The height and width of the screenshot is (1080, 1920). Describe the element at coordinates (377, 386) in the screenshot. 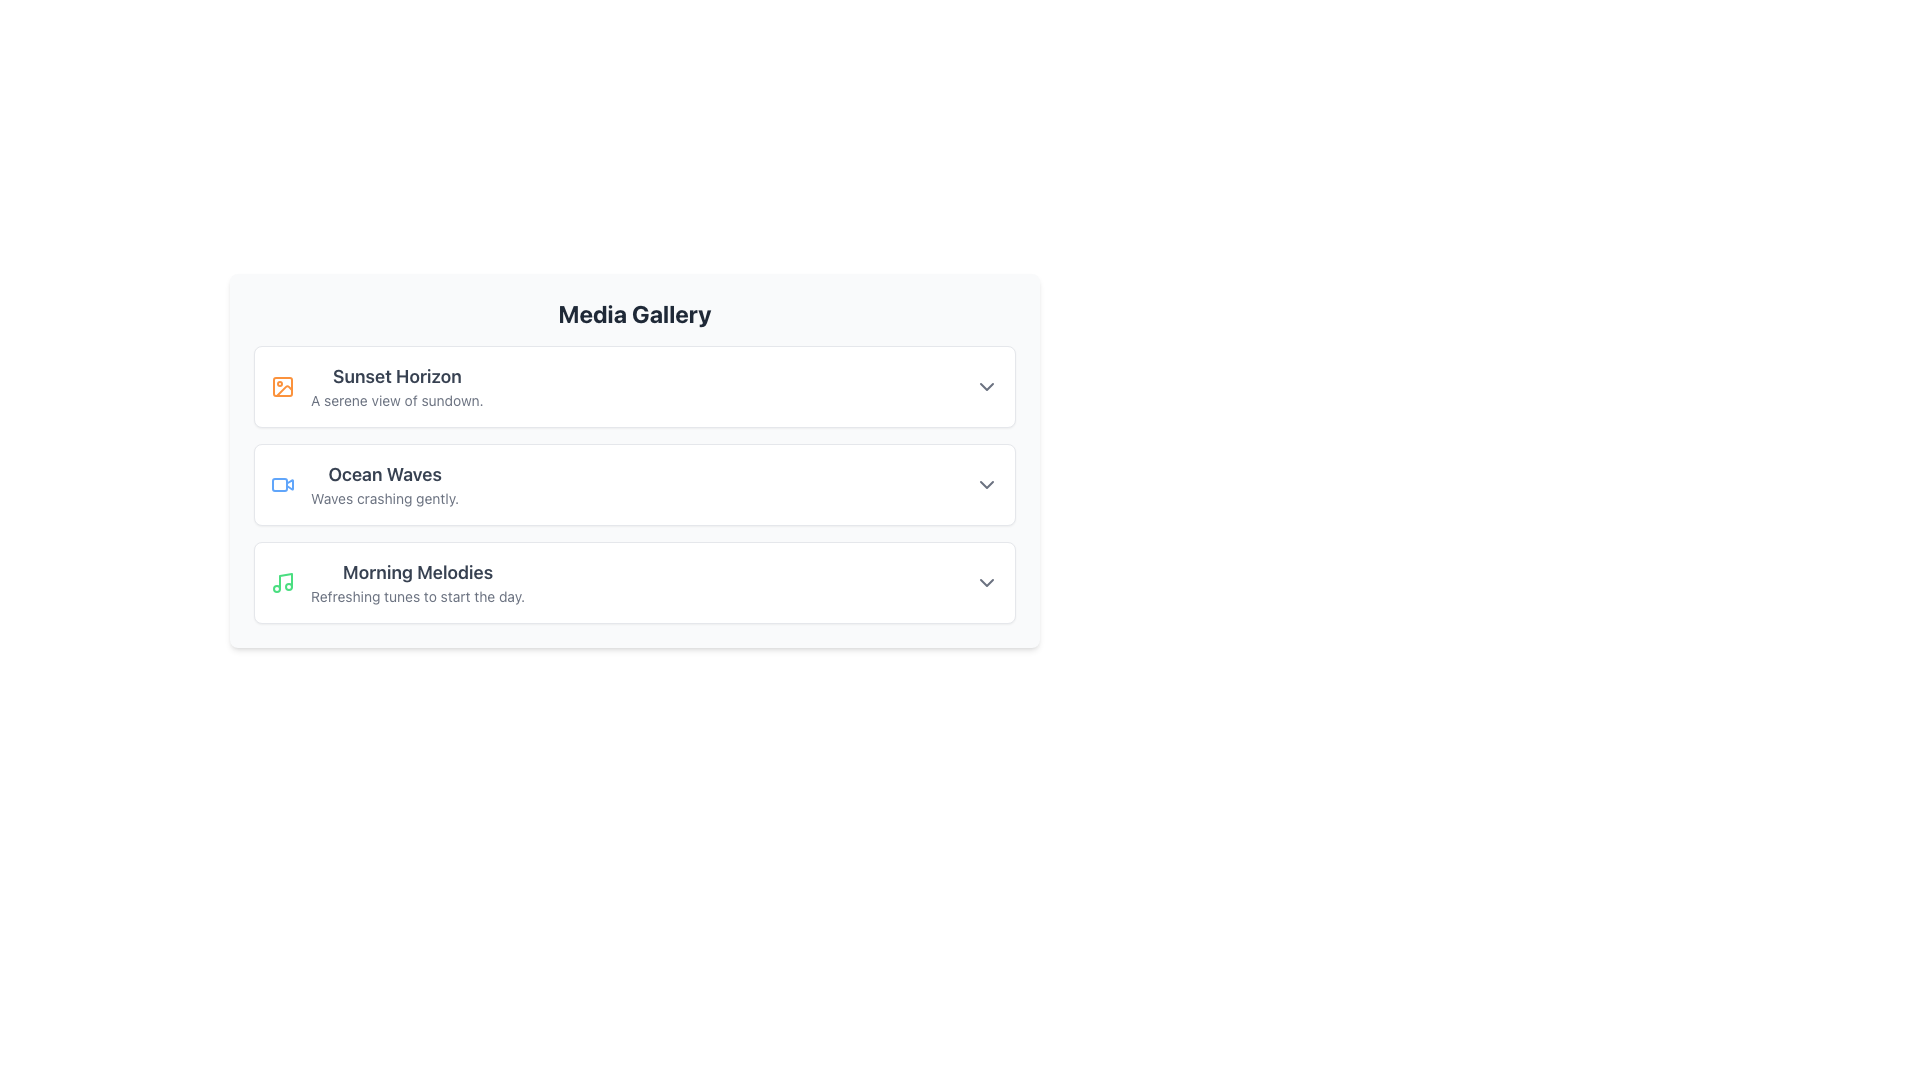

I see `the first element in the 'Media Gallery' which consists of an icon and text (title and subtitle) for selection` at that location.